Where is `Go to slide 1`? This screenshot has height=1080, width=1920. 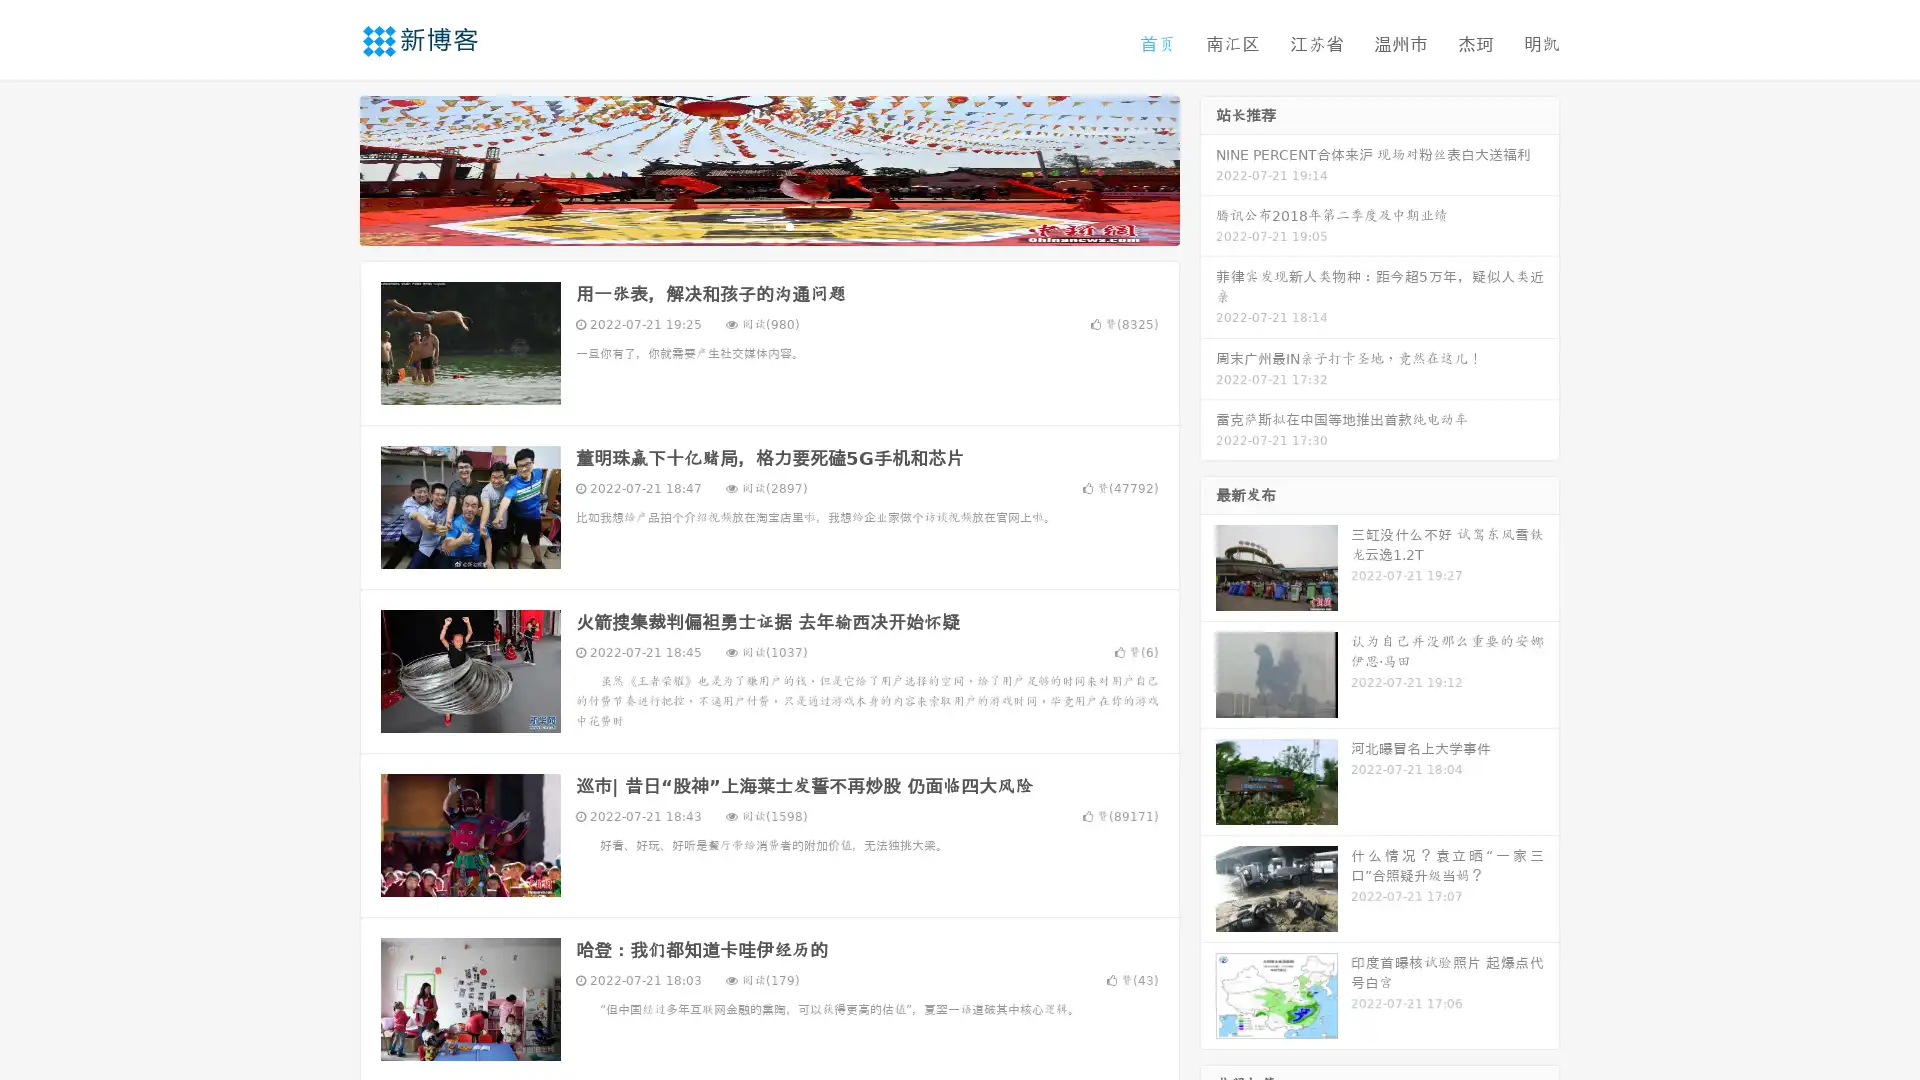
Go to slide 1 is located at coordinates (748, 225).